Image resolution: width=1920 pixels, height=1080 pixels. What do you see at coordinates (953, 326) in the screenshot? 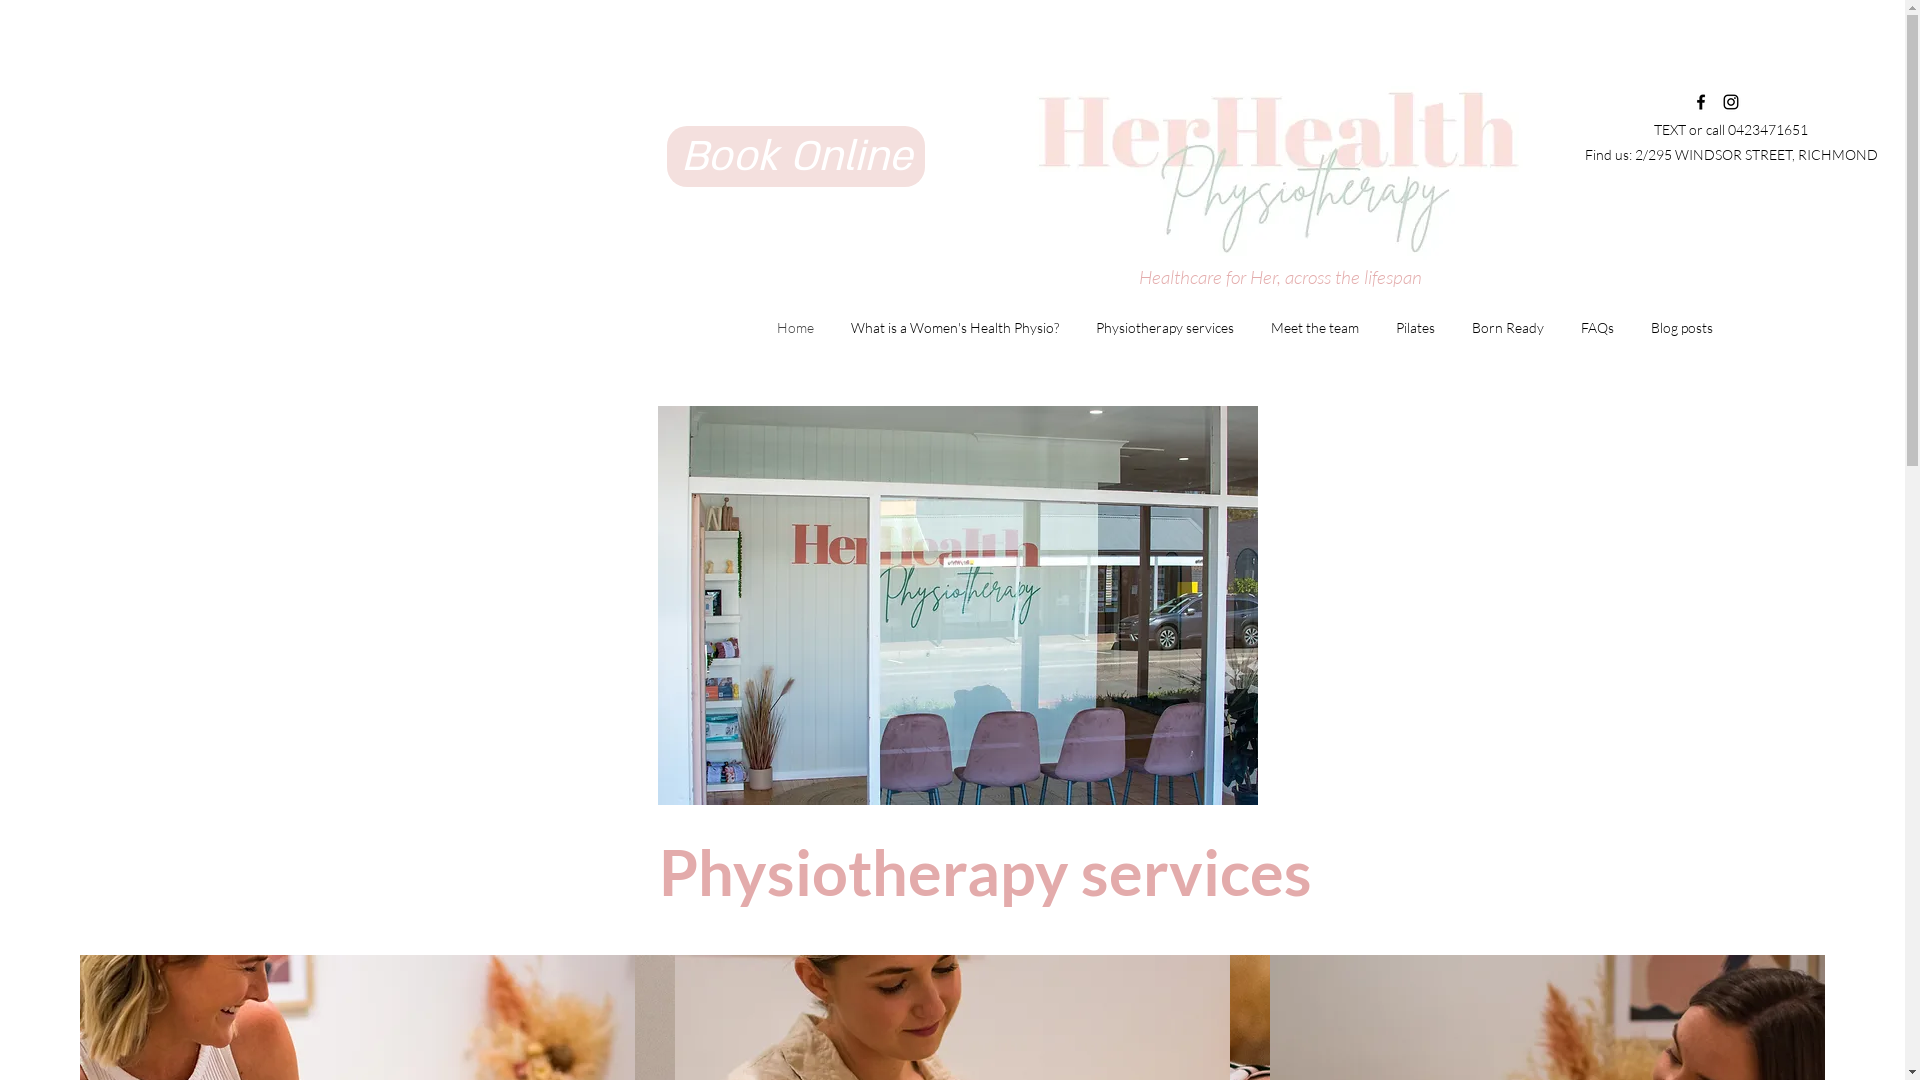
I see `'What is a Women's Health Physio?'` at bounding box center [953, 326].